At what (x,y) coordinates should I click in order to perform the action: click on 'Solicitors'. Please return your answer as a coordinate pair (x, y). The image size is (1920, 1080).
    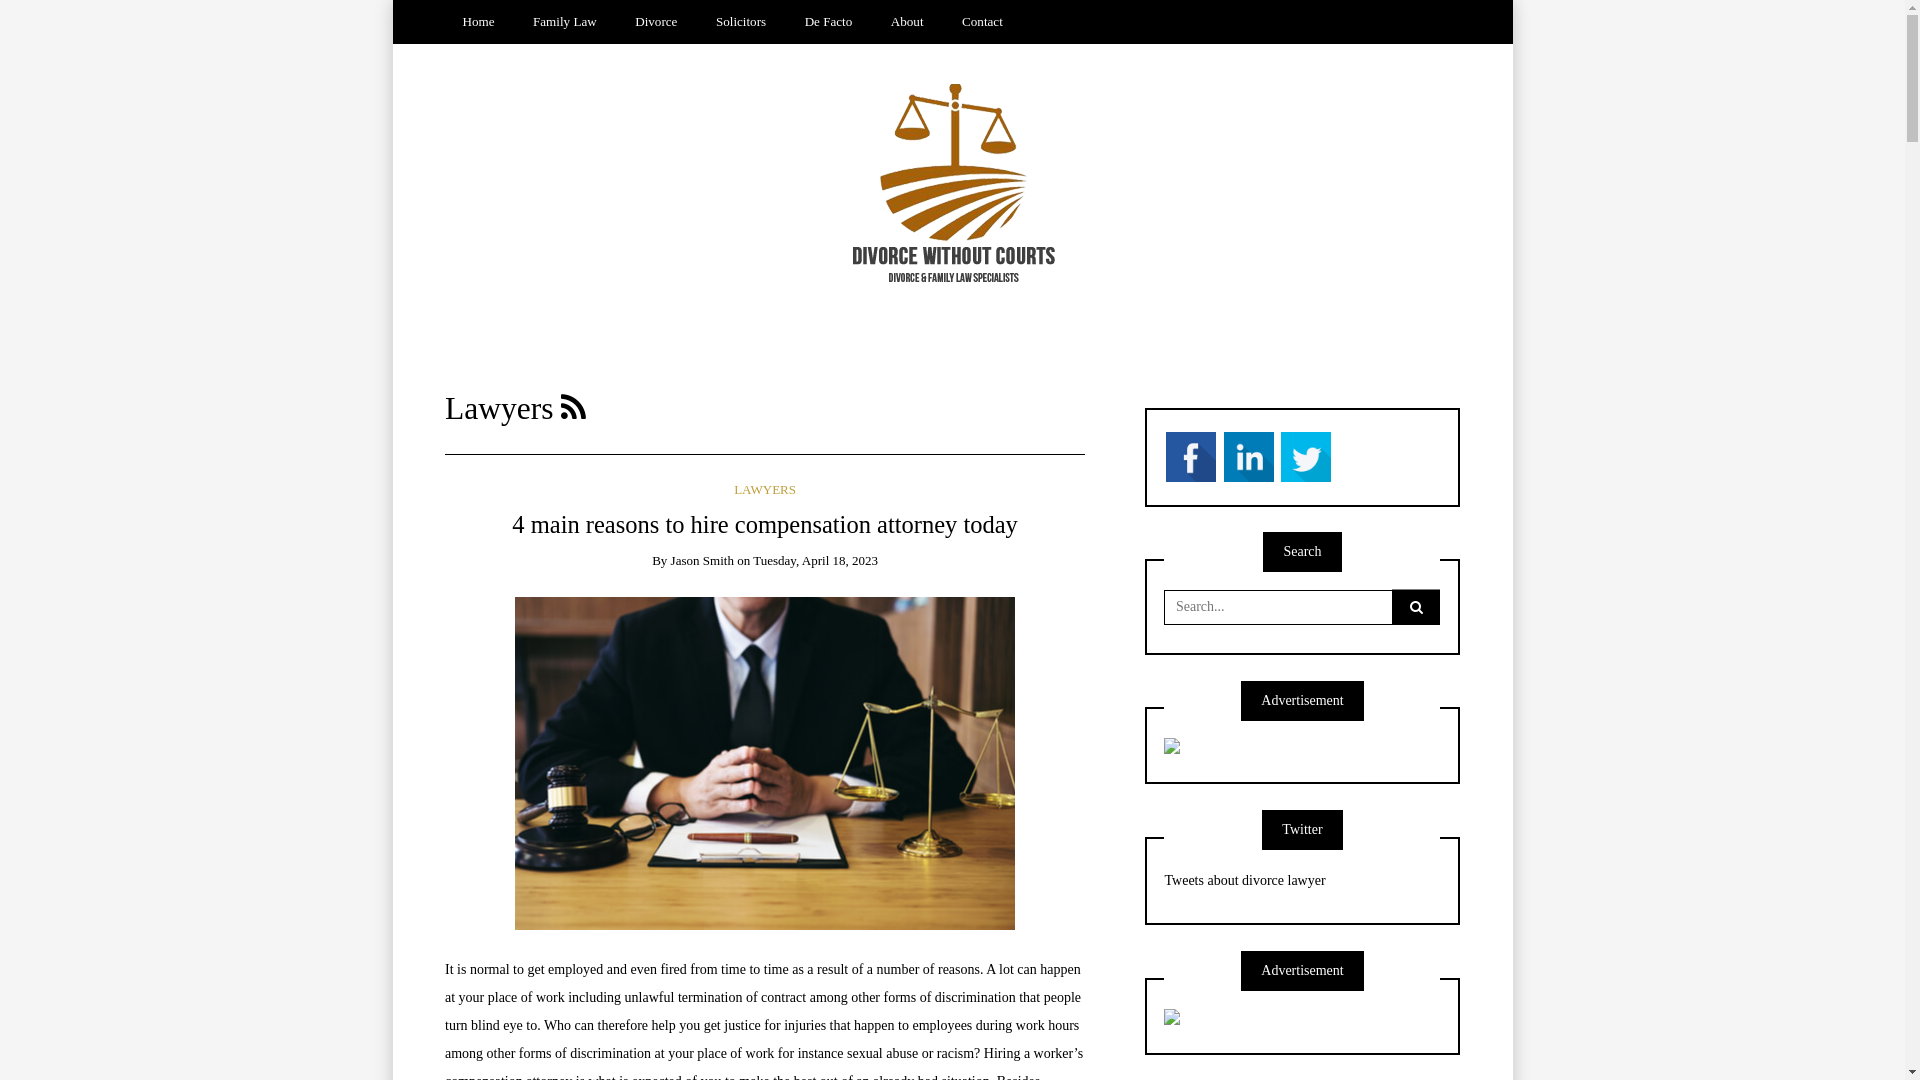
    Looking at the image, I should click on (697, 22).